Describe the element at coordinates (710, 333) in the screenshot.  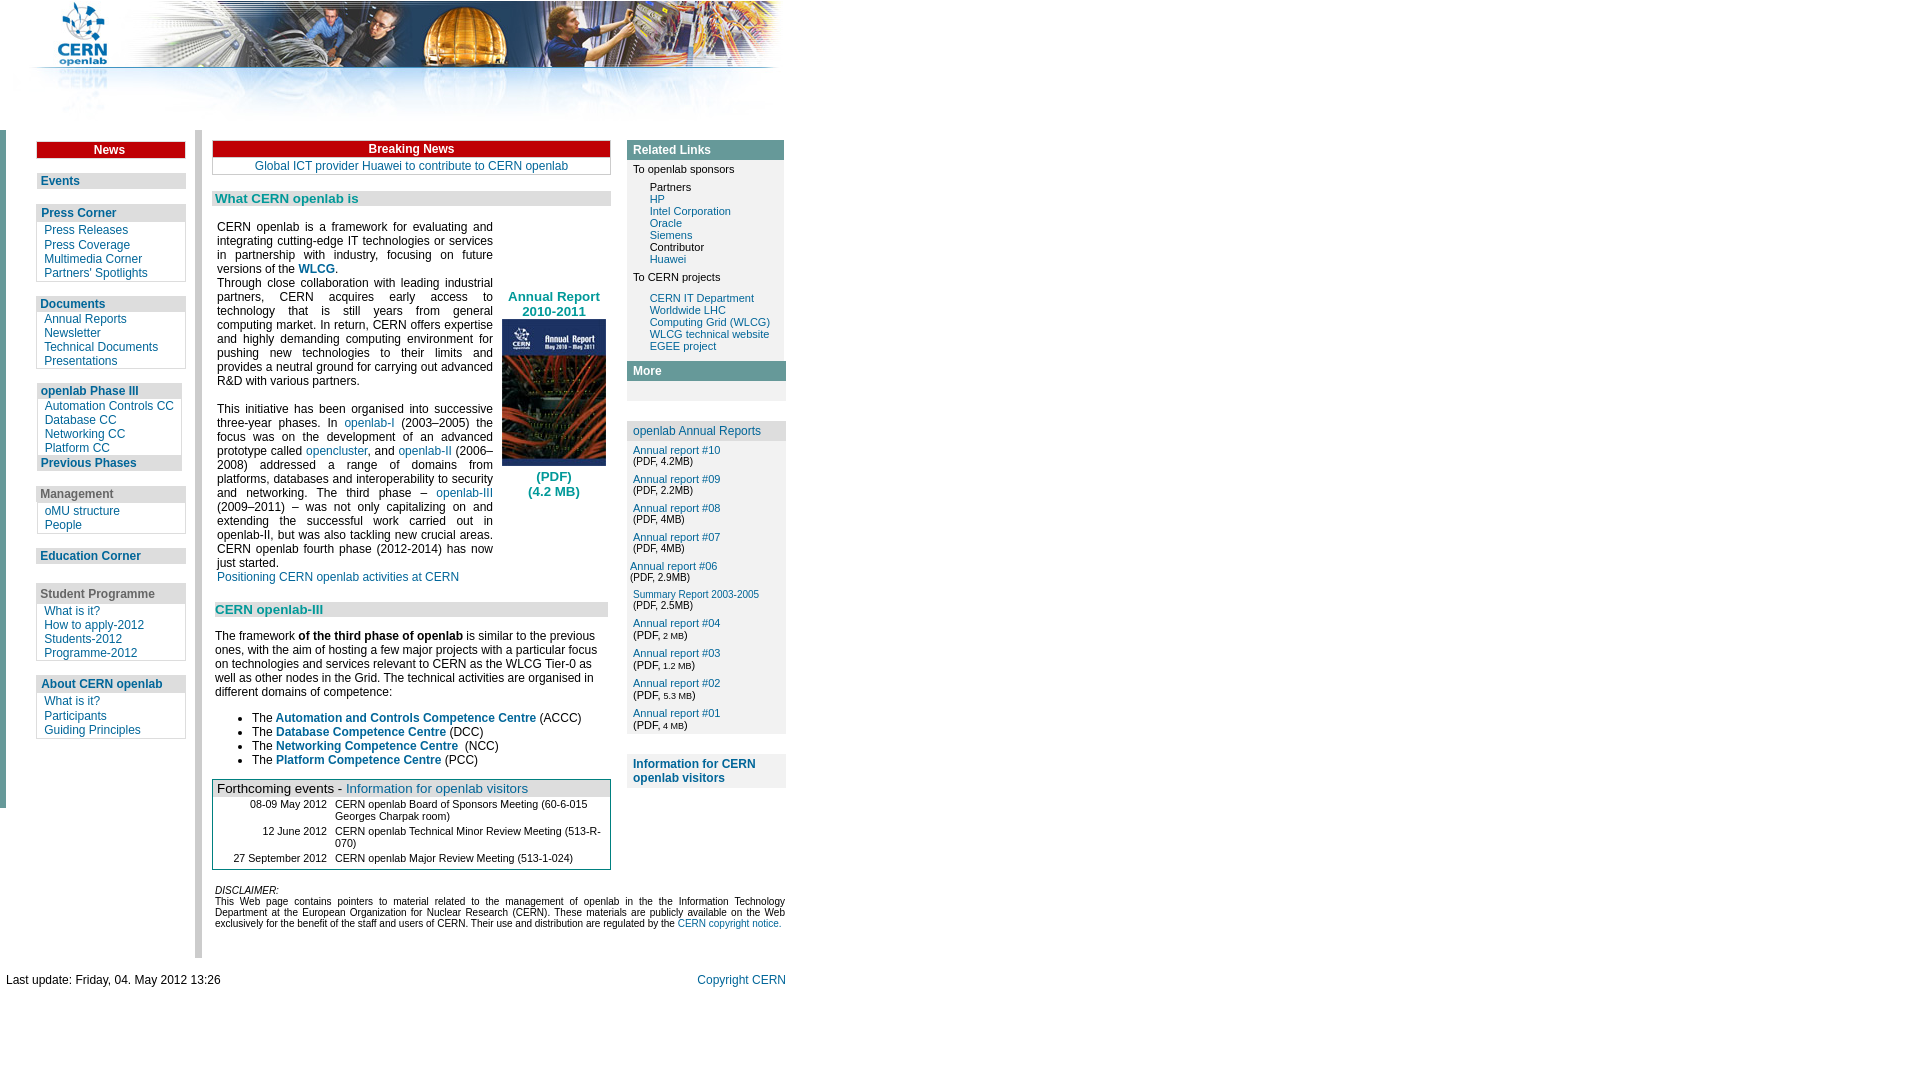
I see `'WLCG technical website'` at that location.